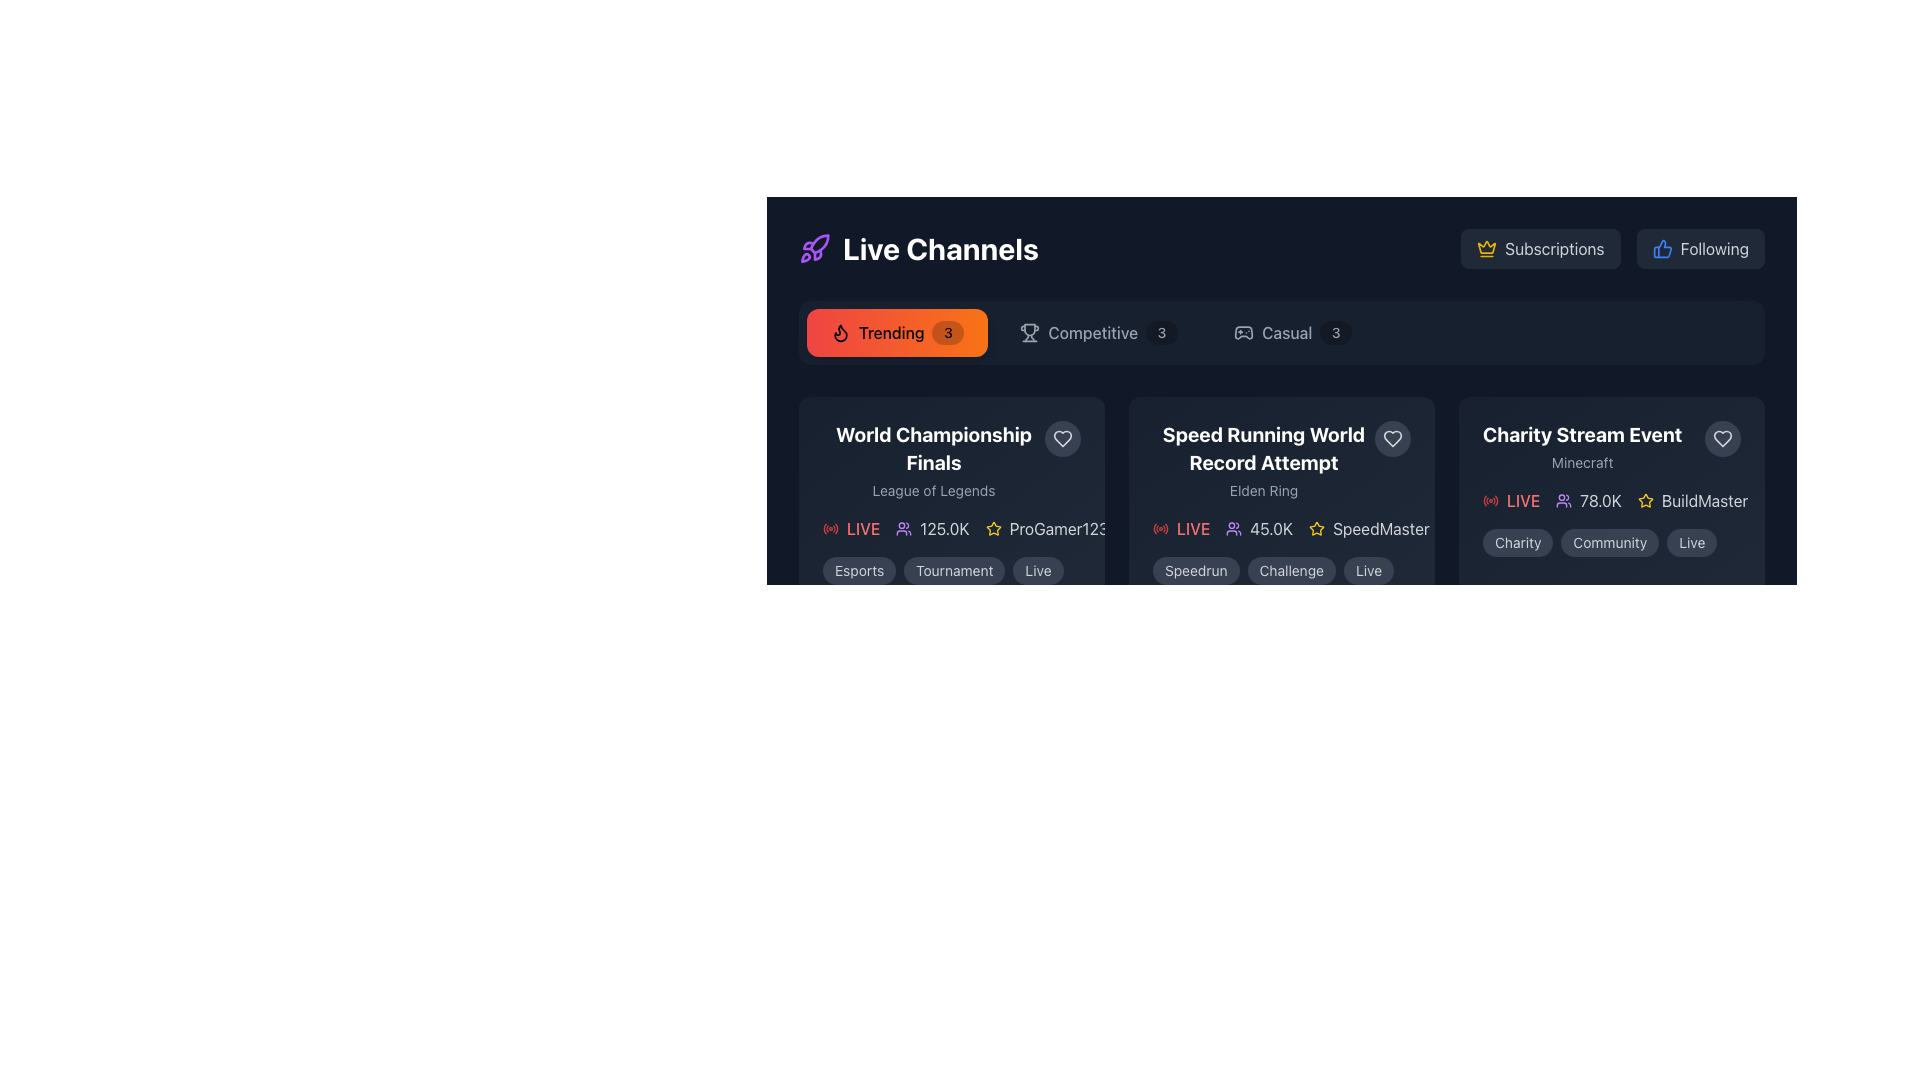 The height and width of the screenshot is (1080, 1920). What do you see at coordinates (1612, 446) in the screenshot?
I see `the Text Label with Icon that displays the title 'Charity Stream Event' and category 'Minecraft'` at bounding box center [1612, 446].